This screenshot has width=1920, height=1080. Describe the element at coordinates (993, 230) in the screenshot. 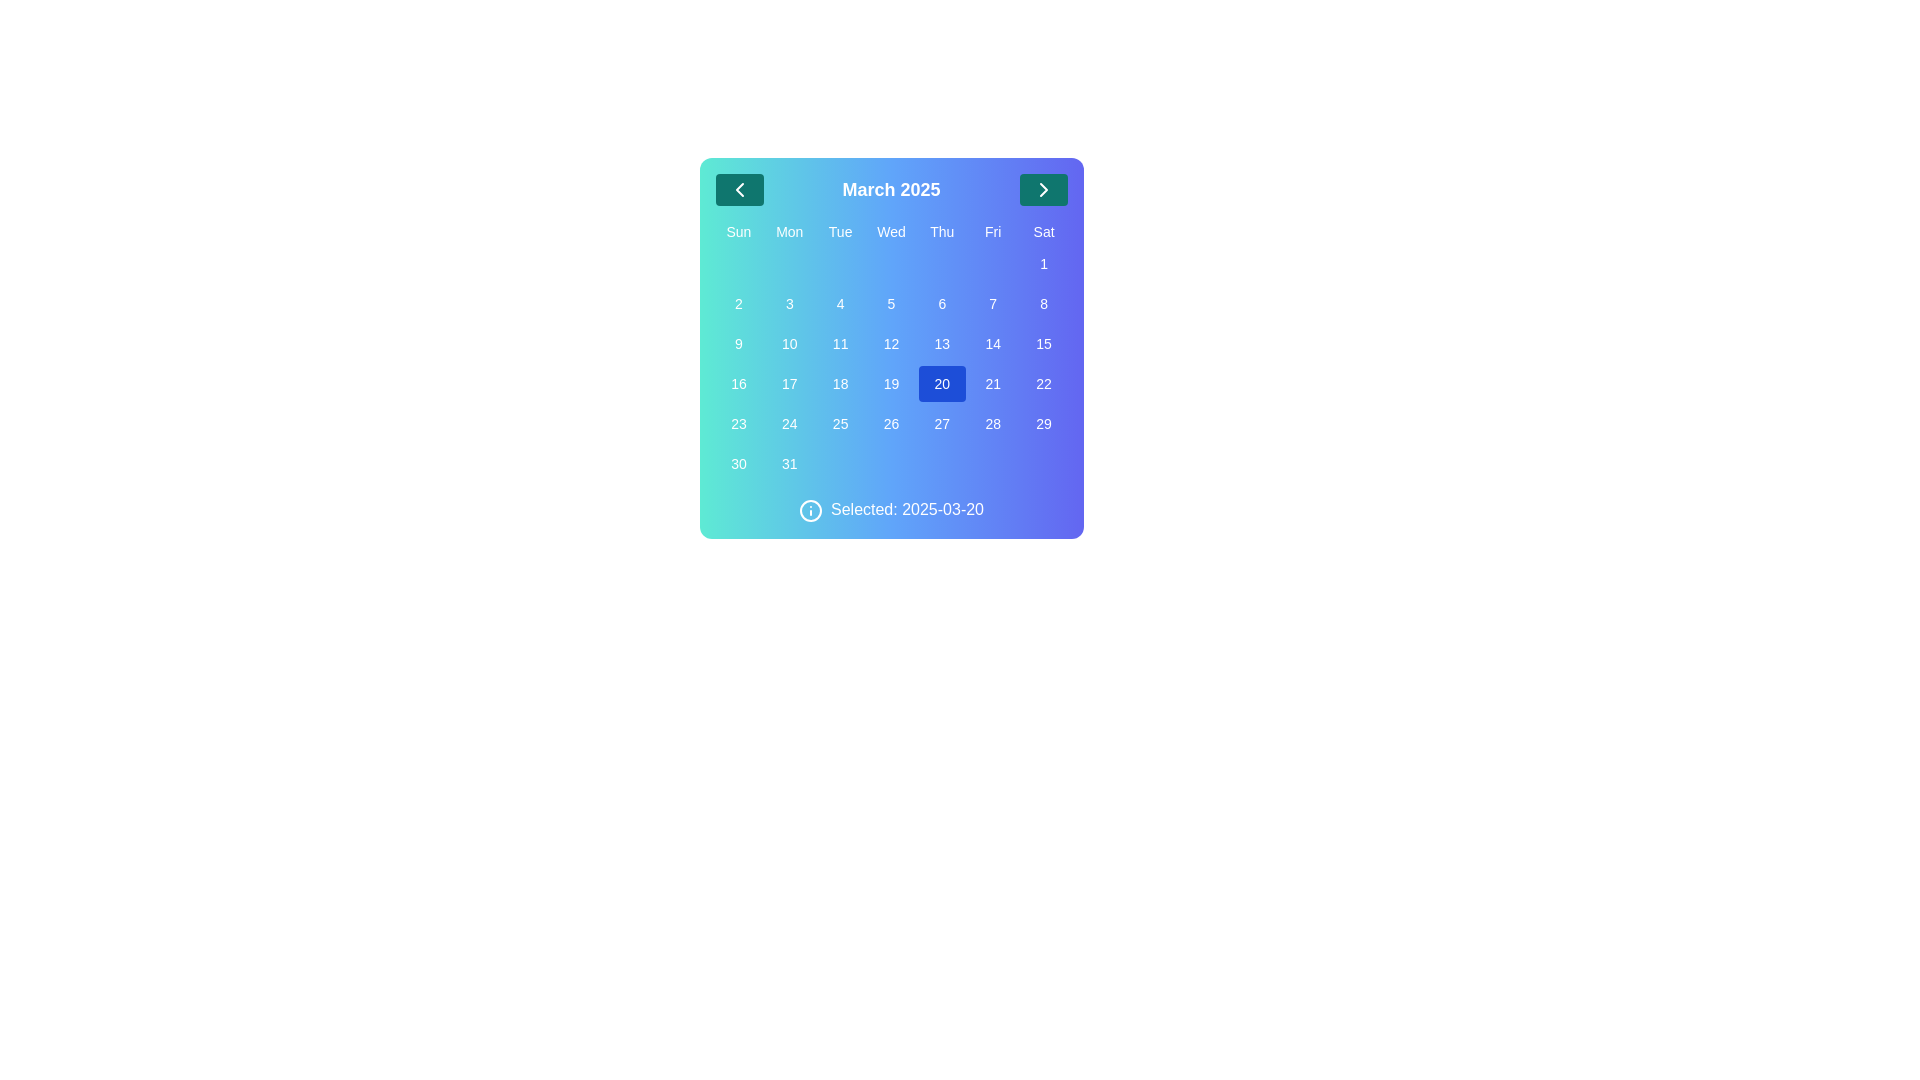

I see `the static text label displaying 'Fri', which is the sixth item in the weekday header of the calendar interface, located between 'Thu' and 'Sat'` at that location.